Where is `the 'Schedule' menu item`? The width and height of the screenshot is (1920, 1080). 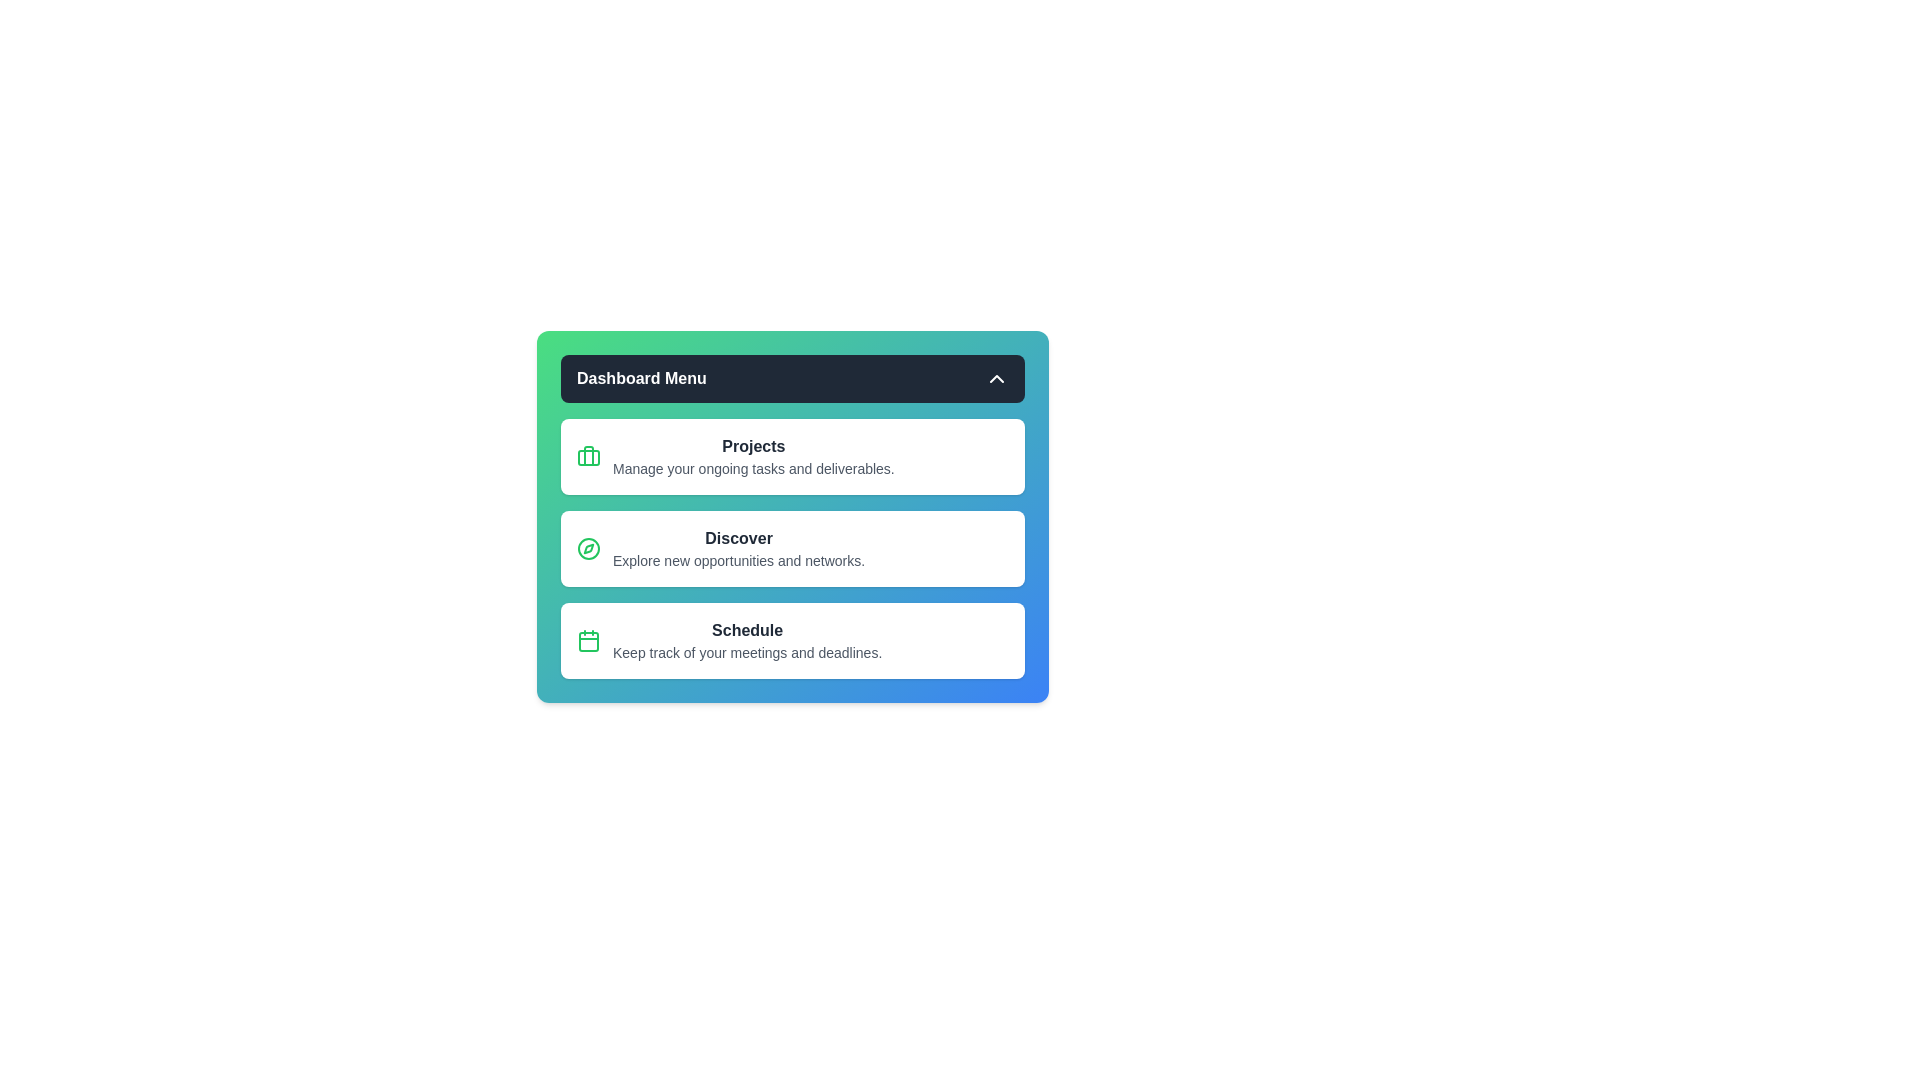
the 'Schedule' menu item is located at coordinates (791, 640).